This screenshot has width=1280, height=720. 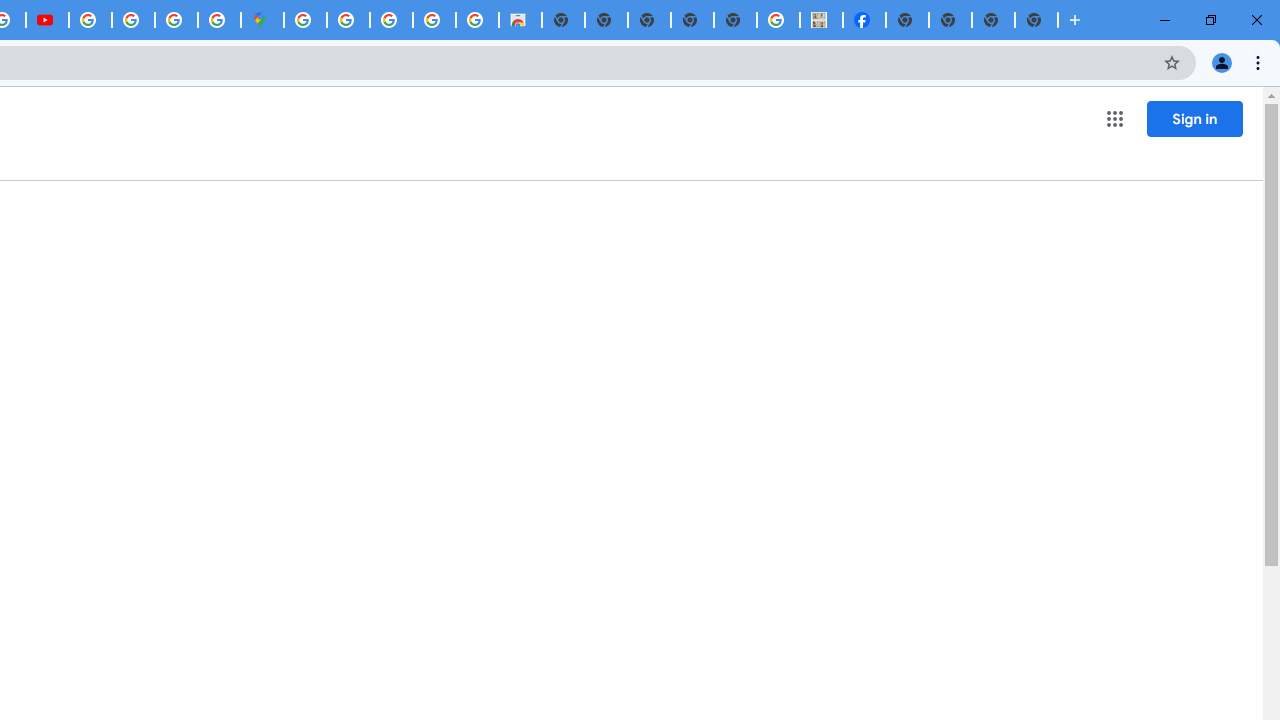 What do you see at coordinates (261, 20) in the screenshot?
I see `'Google Maps'` at bounding box center [261, 20].